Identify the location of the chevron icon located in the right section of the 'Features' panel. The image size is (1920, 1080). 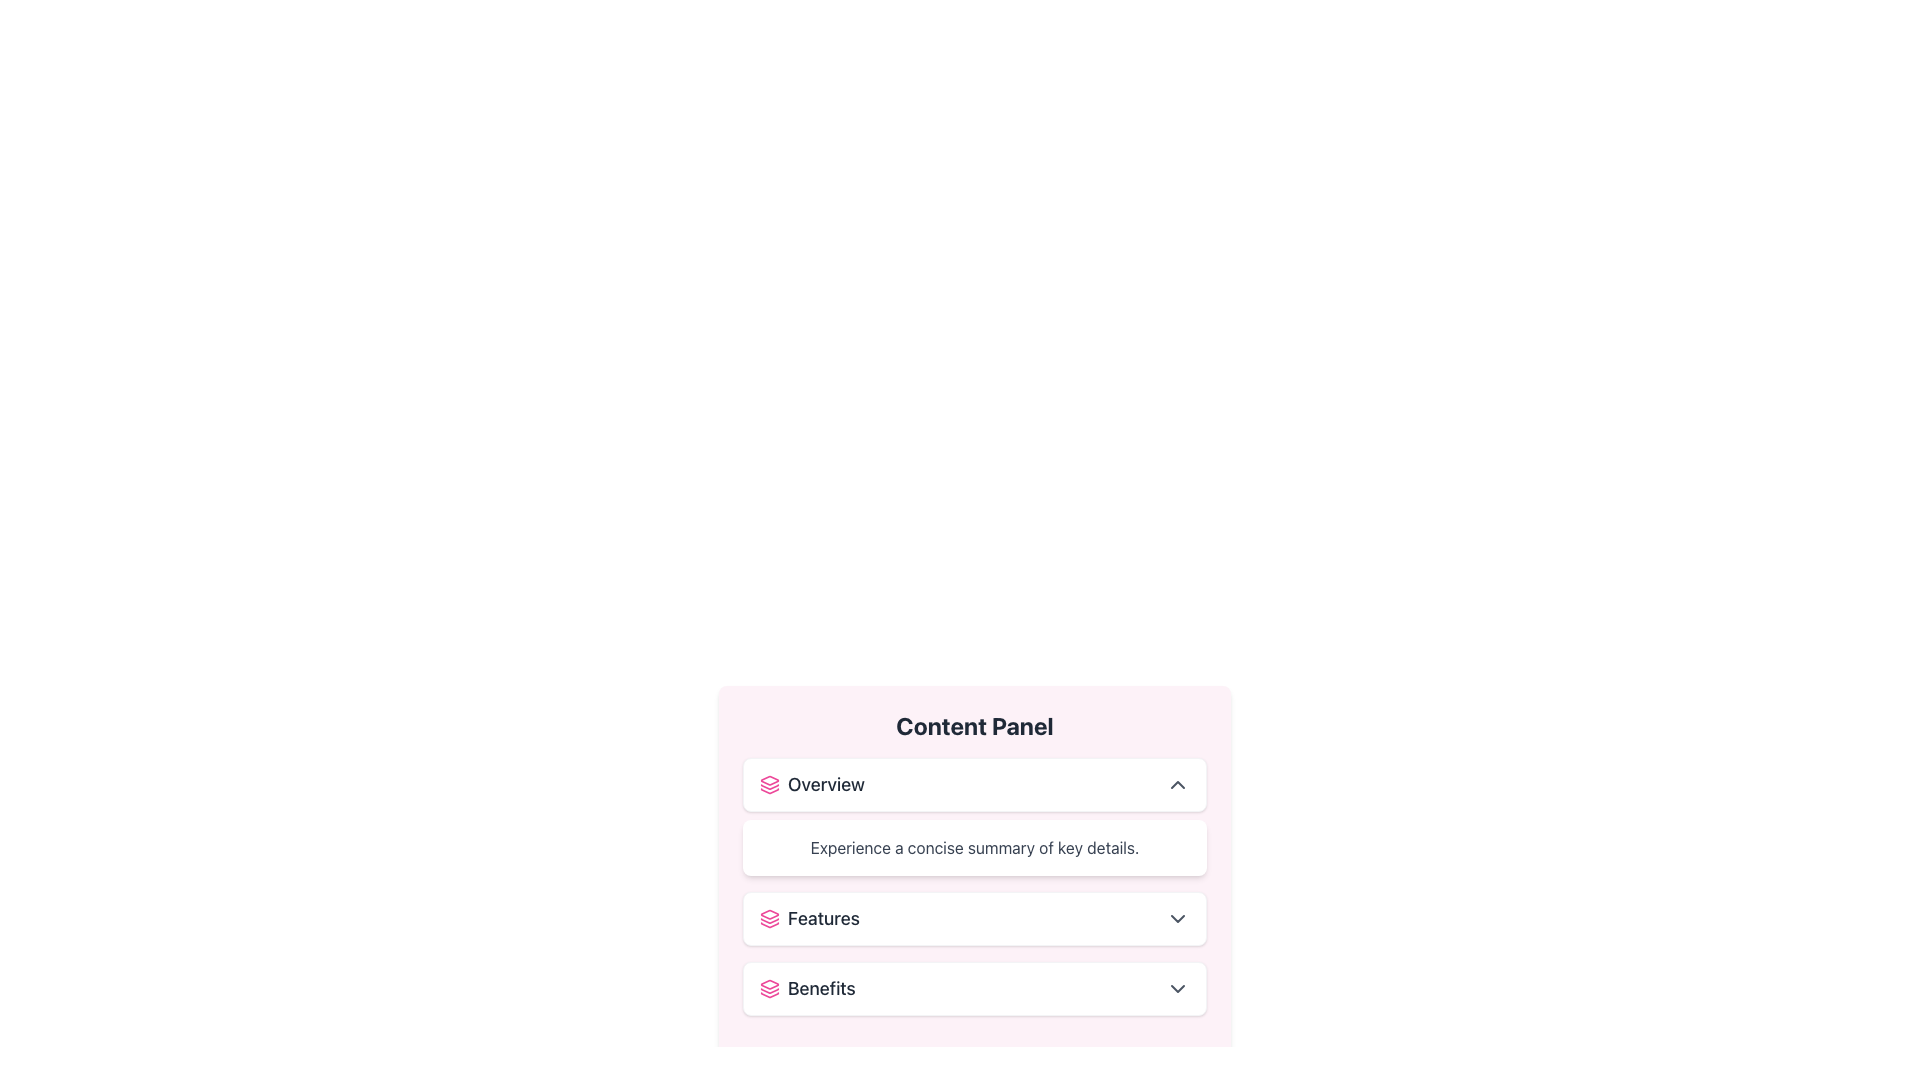
(1177, 918).